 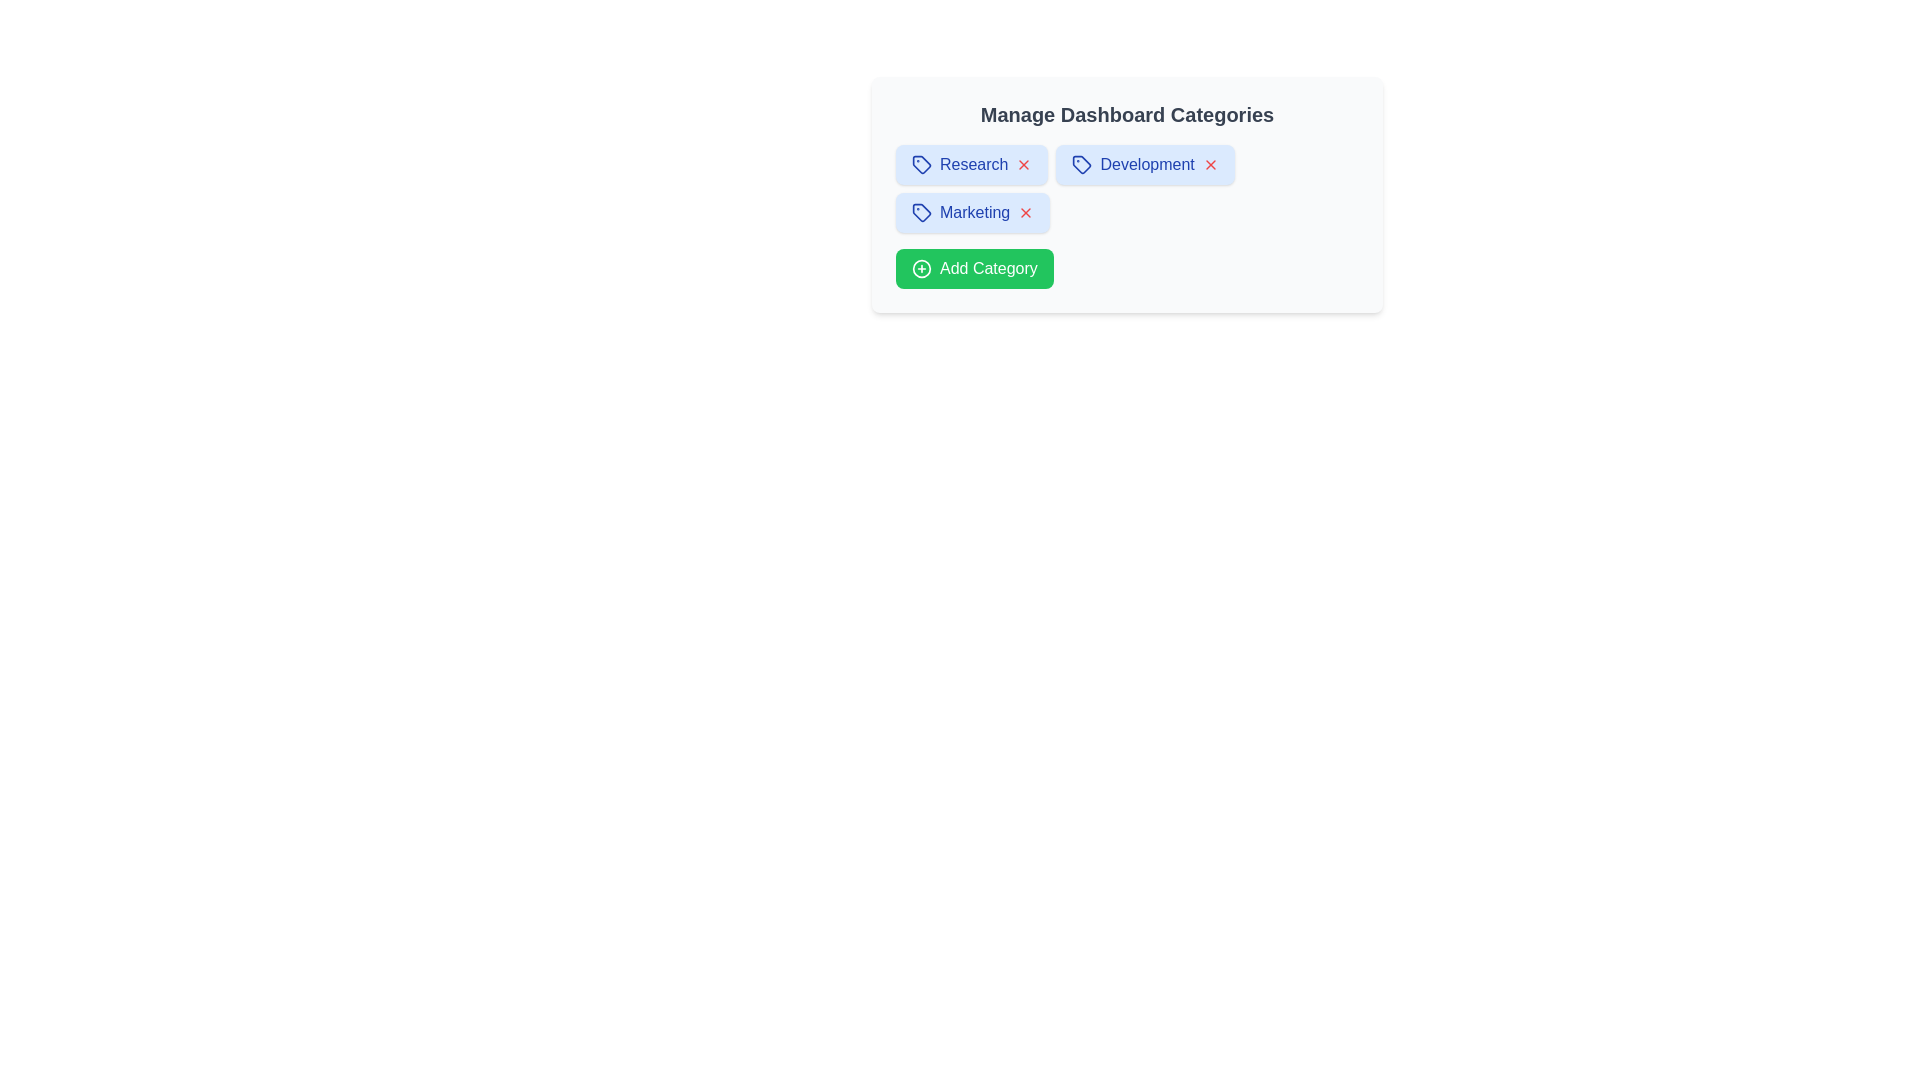 I want to click on 'X' icon on the chip corresponding to the category Development, so click(x=1209, y=164).